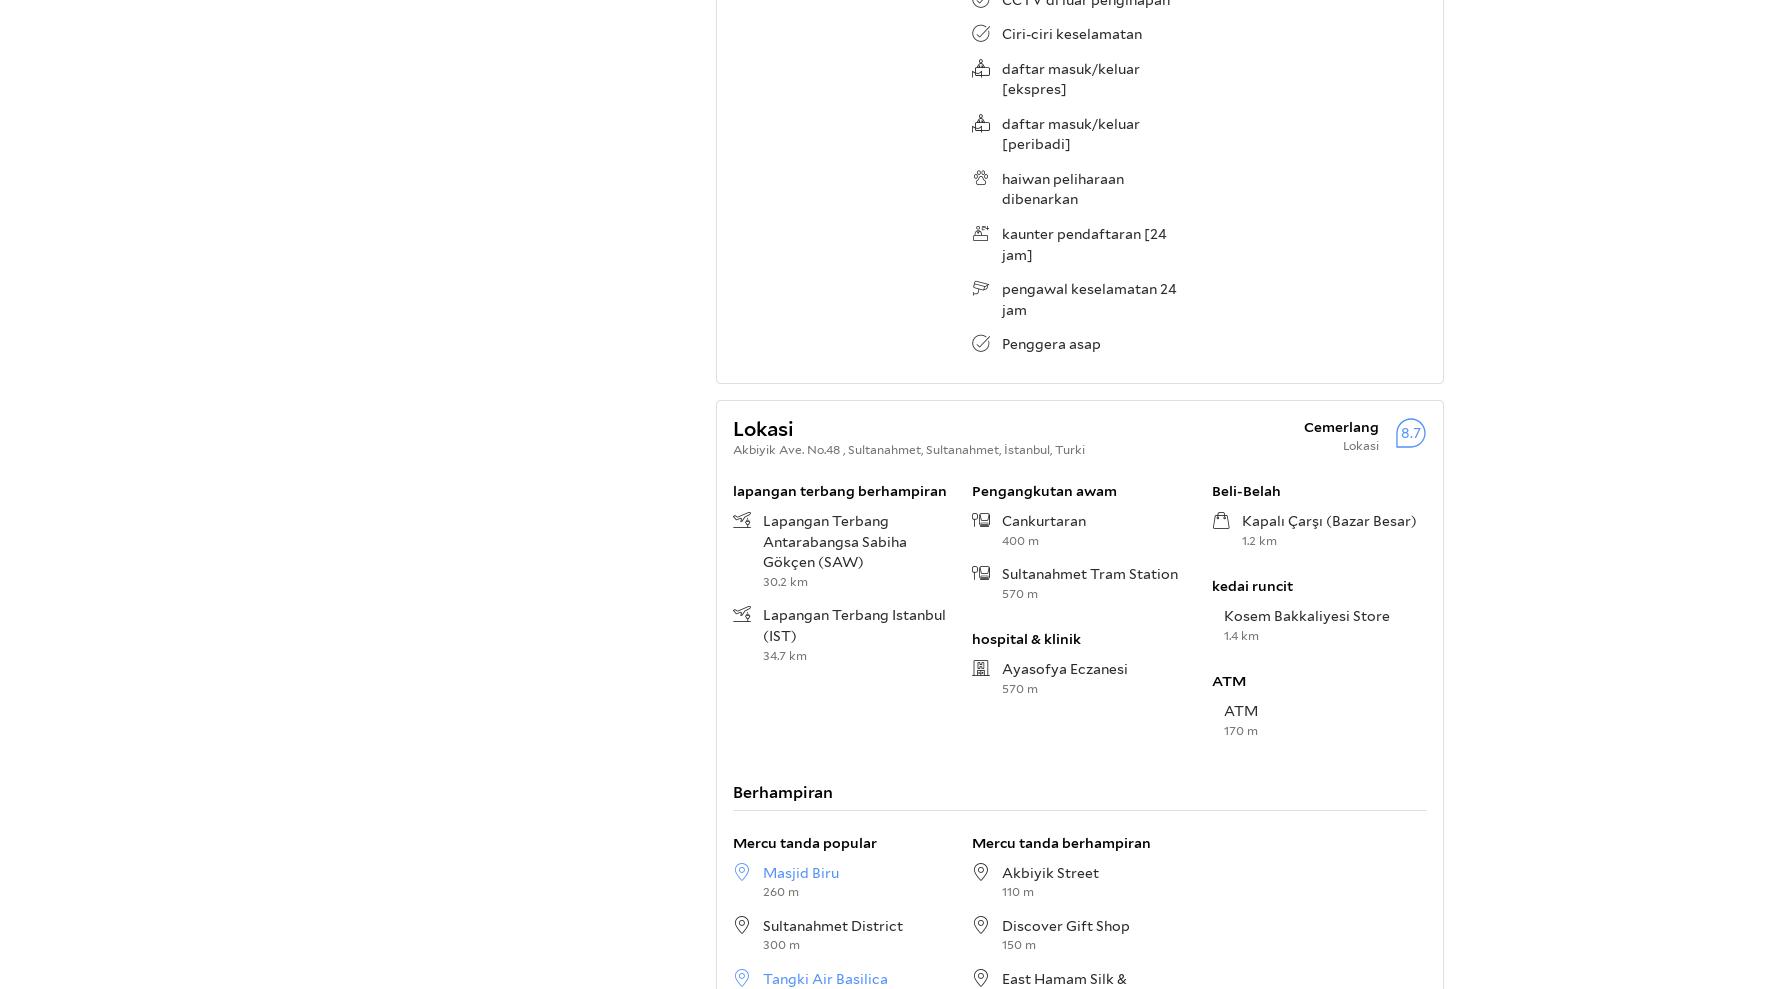 Image resolution: width=1788 pixels, height=989 pixels. I want to click on '110 m', so click(1001, 890).